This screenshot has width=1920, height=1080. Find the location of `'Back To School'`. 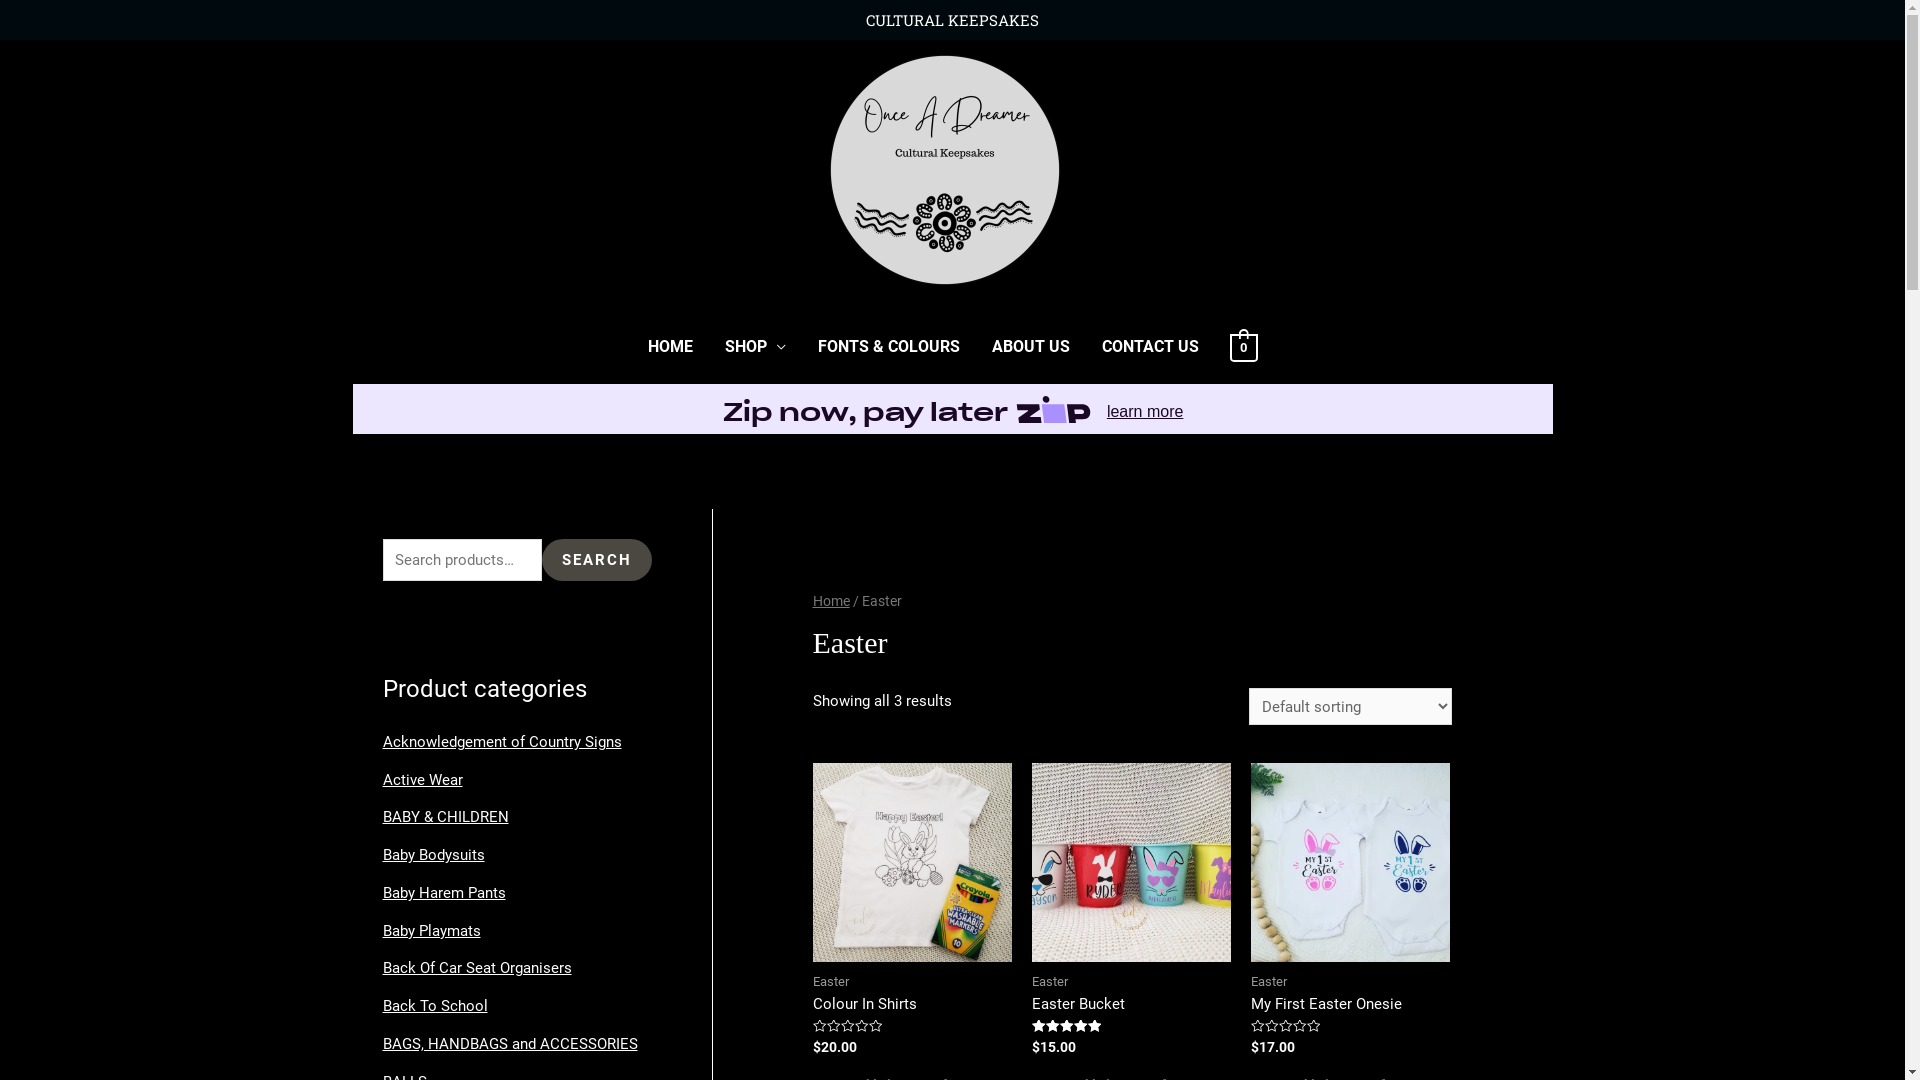

'Back To School' is located at coordinates (382, 1006).